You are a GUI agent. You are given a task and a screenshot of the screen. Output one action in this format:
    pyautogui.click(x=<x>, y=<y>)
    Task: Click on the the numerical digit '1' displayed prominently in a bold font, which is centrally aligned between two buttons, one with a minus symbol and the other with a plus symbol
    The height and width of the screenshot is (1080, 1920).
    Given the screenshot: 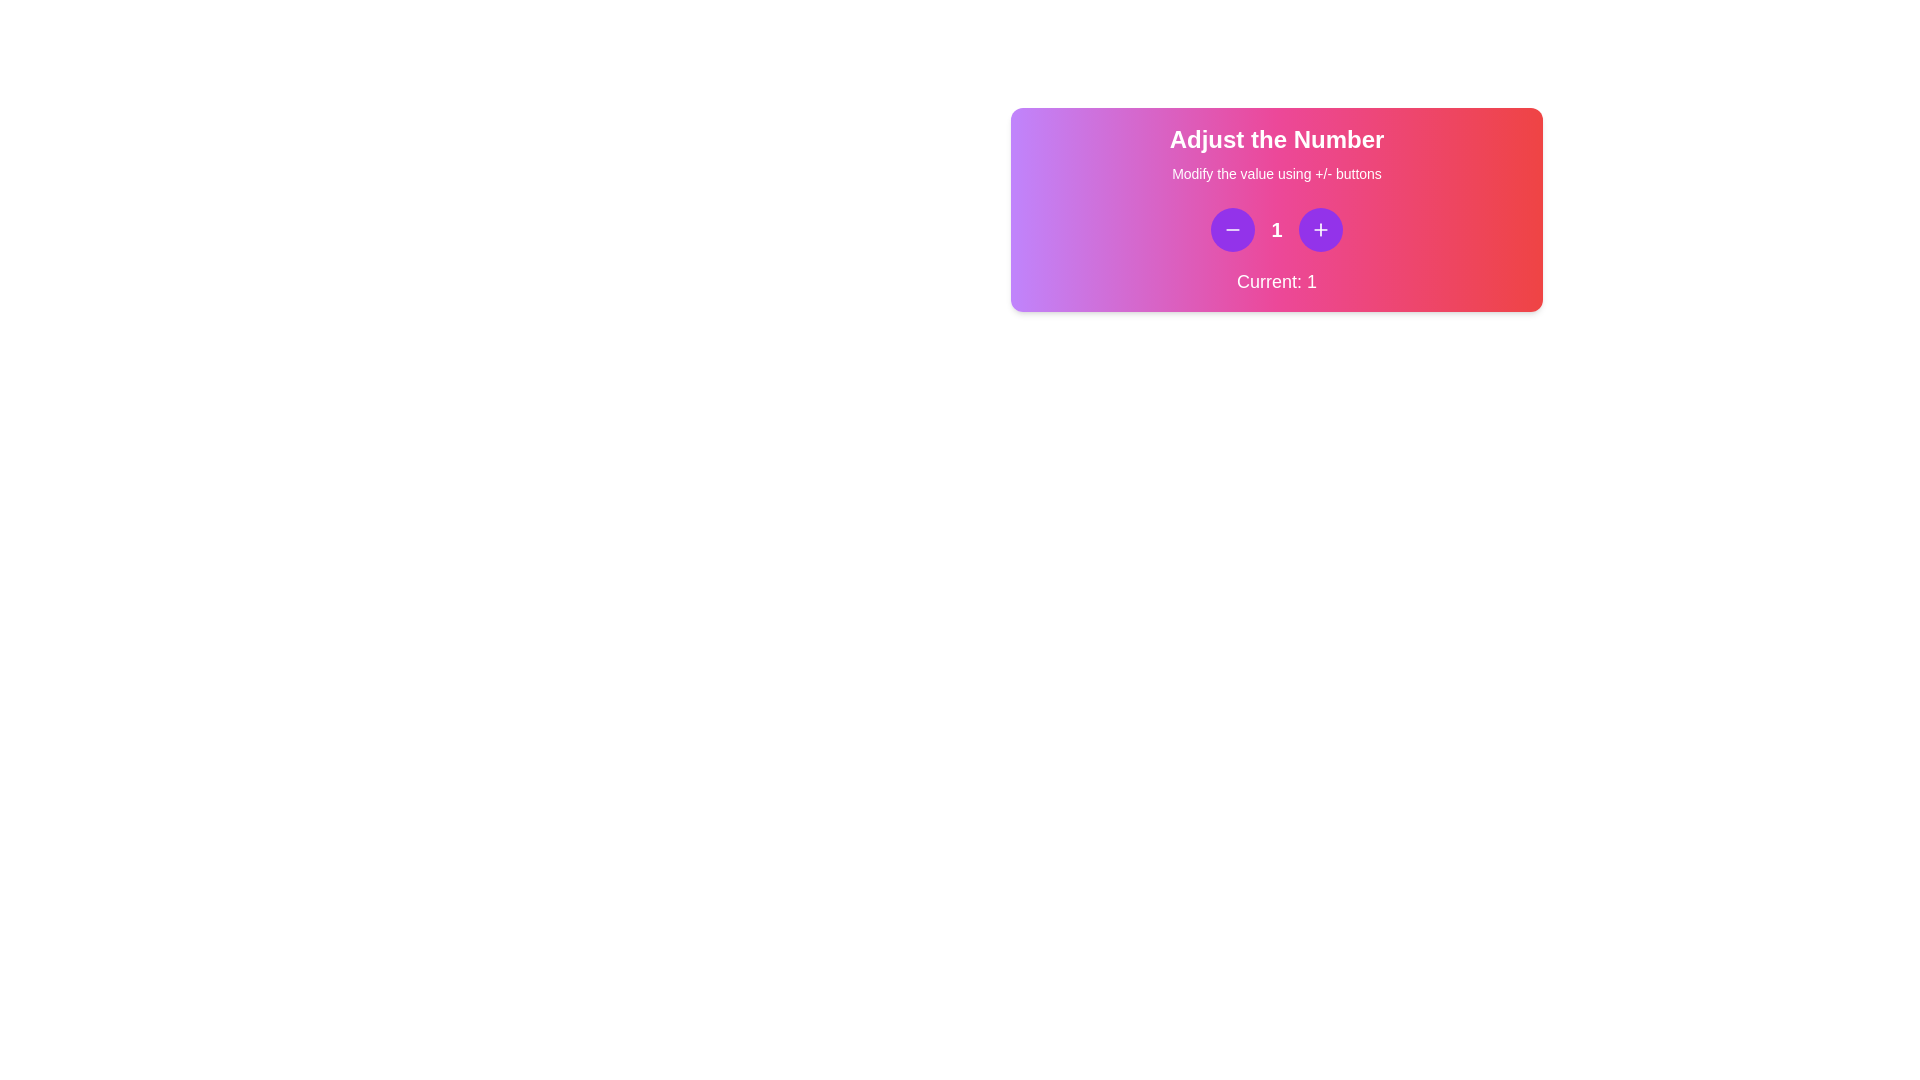 What is the action you would take?
    pyautogui.click(x=1275, y=229)
    